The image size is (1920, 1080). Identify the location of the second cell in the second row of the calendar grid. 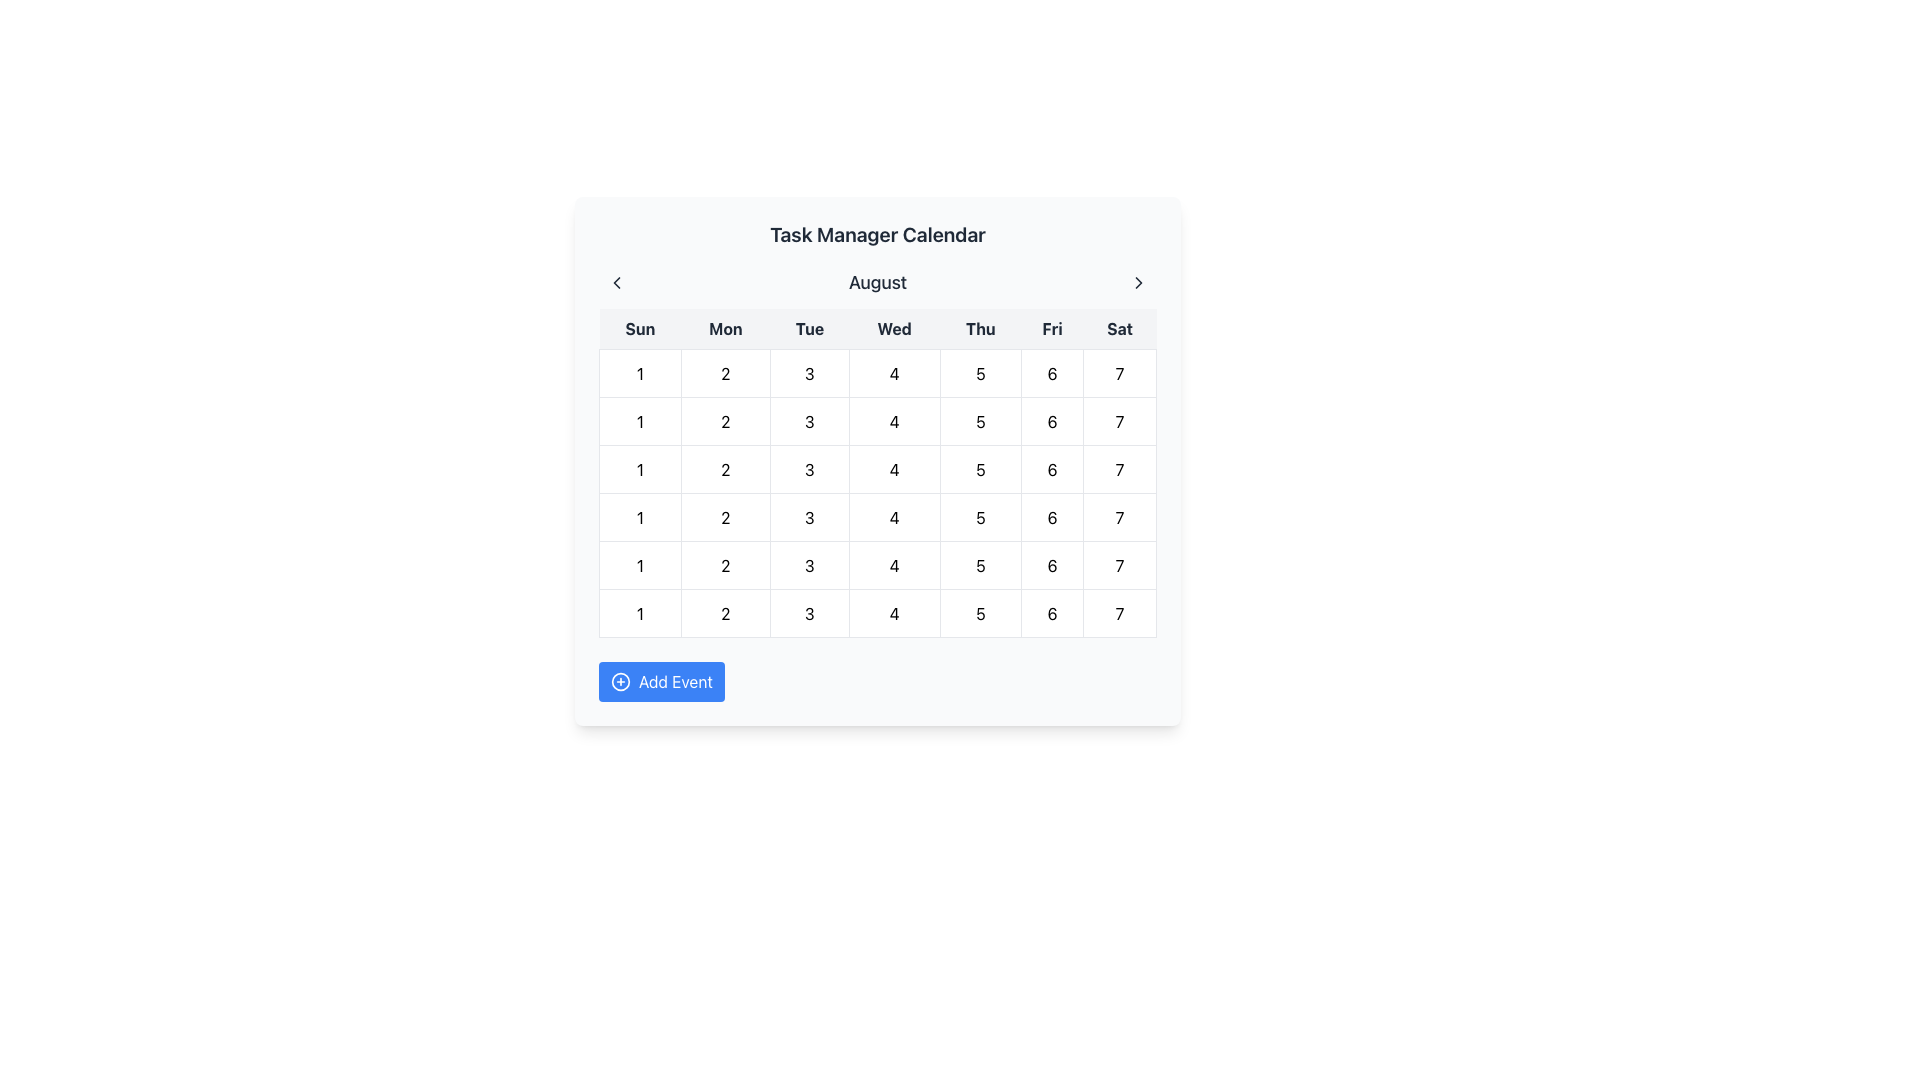
(724, 469).